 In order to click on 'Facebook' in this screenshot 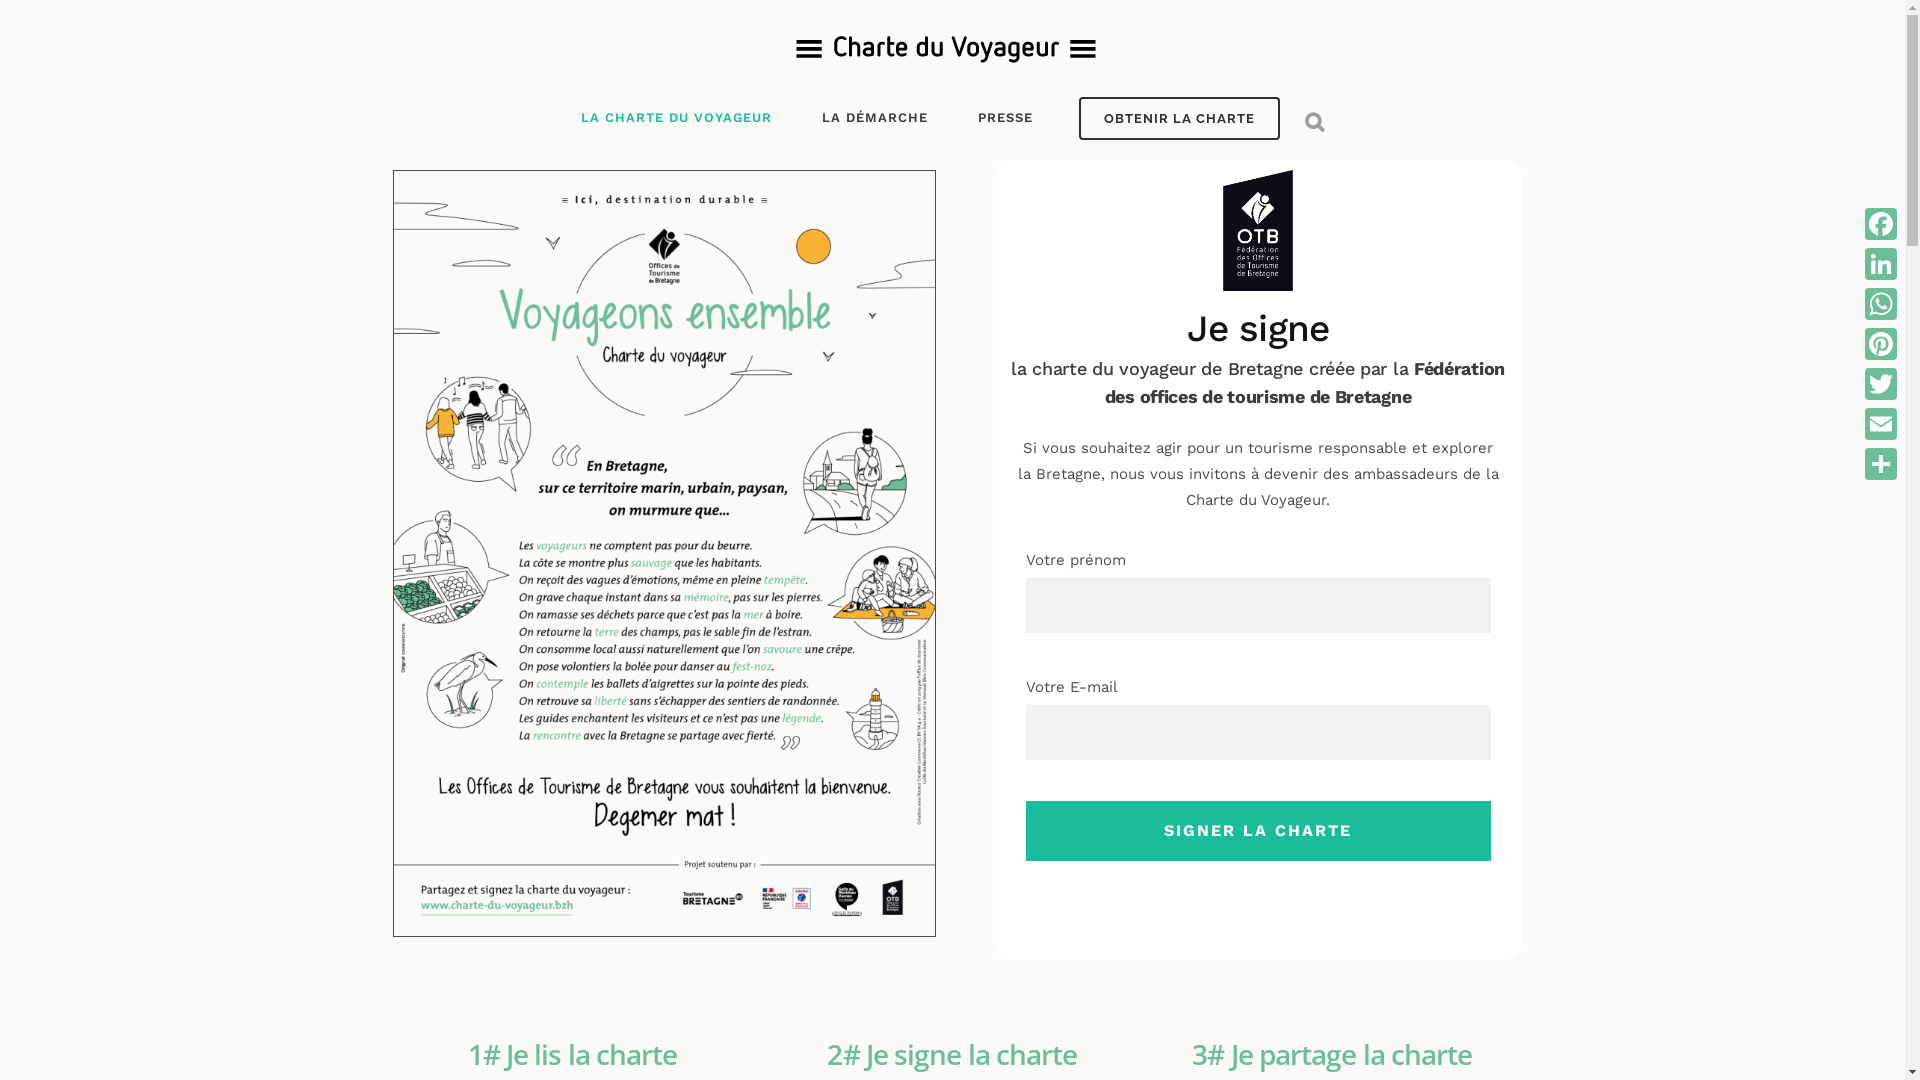, I will do `click(1880, 223)`.